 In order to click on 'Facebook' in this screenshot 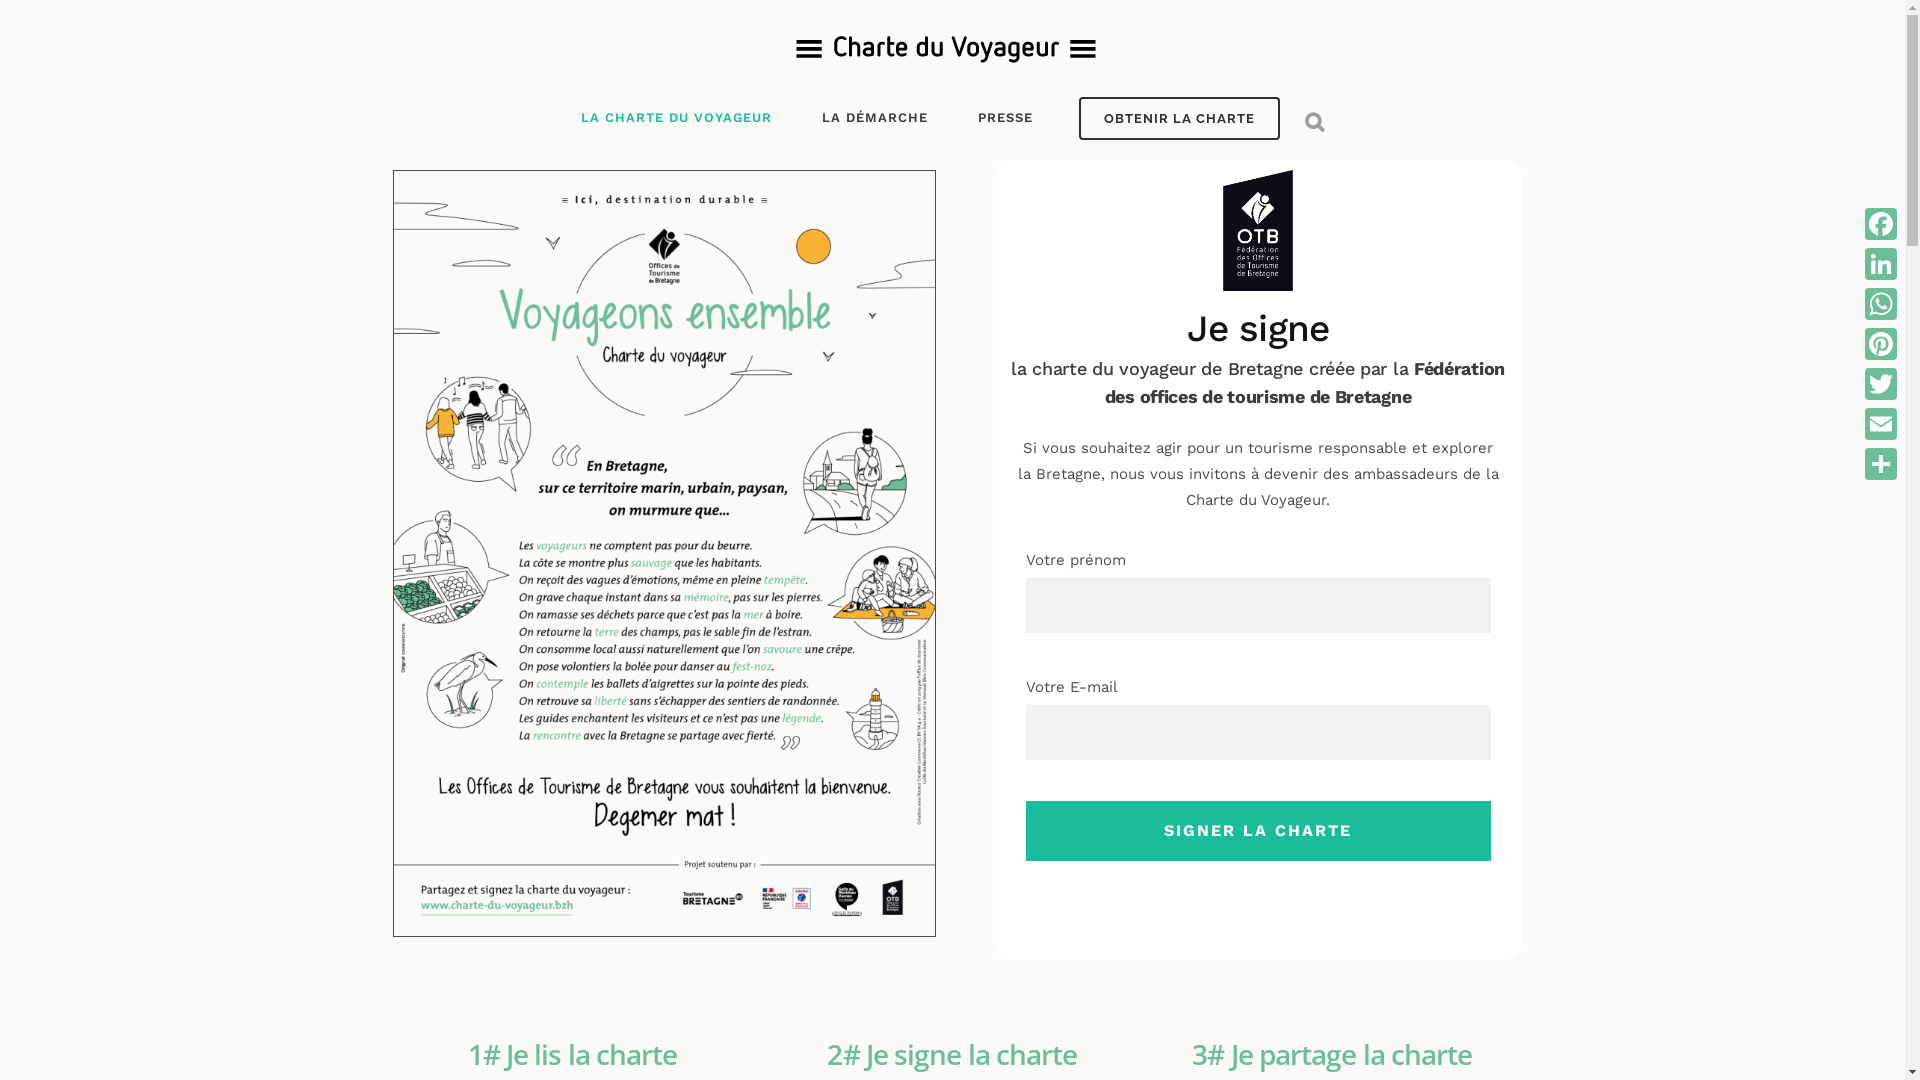, I will do `click(1880, 223)`.